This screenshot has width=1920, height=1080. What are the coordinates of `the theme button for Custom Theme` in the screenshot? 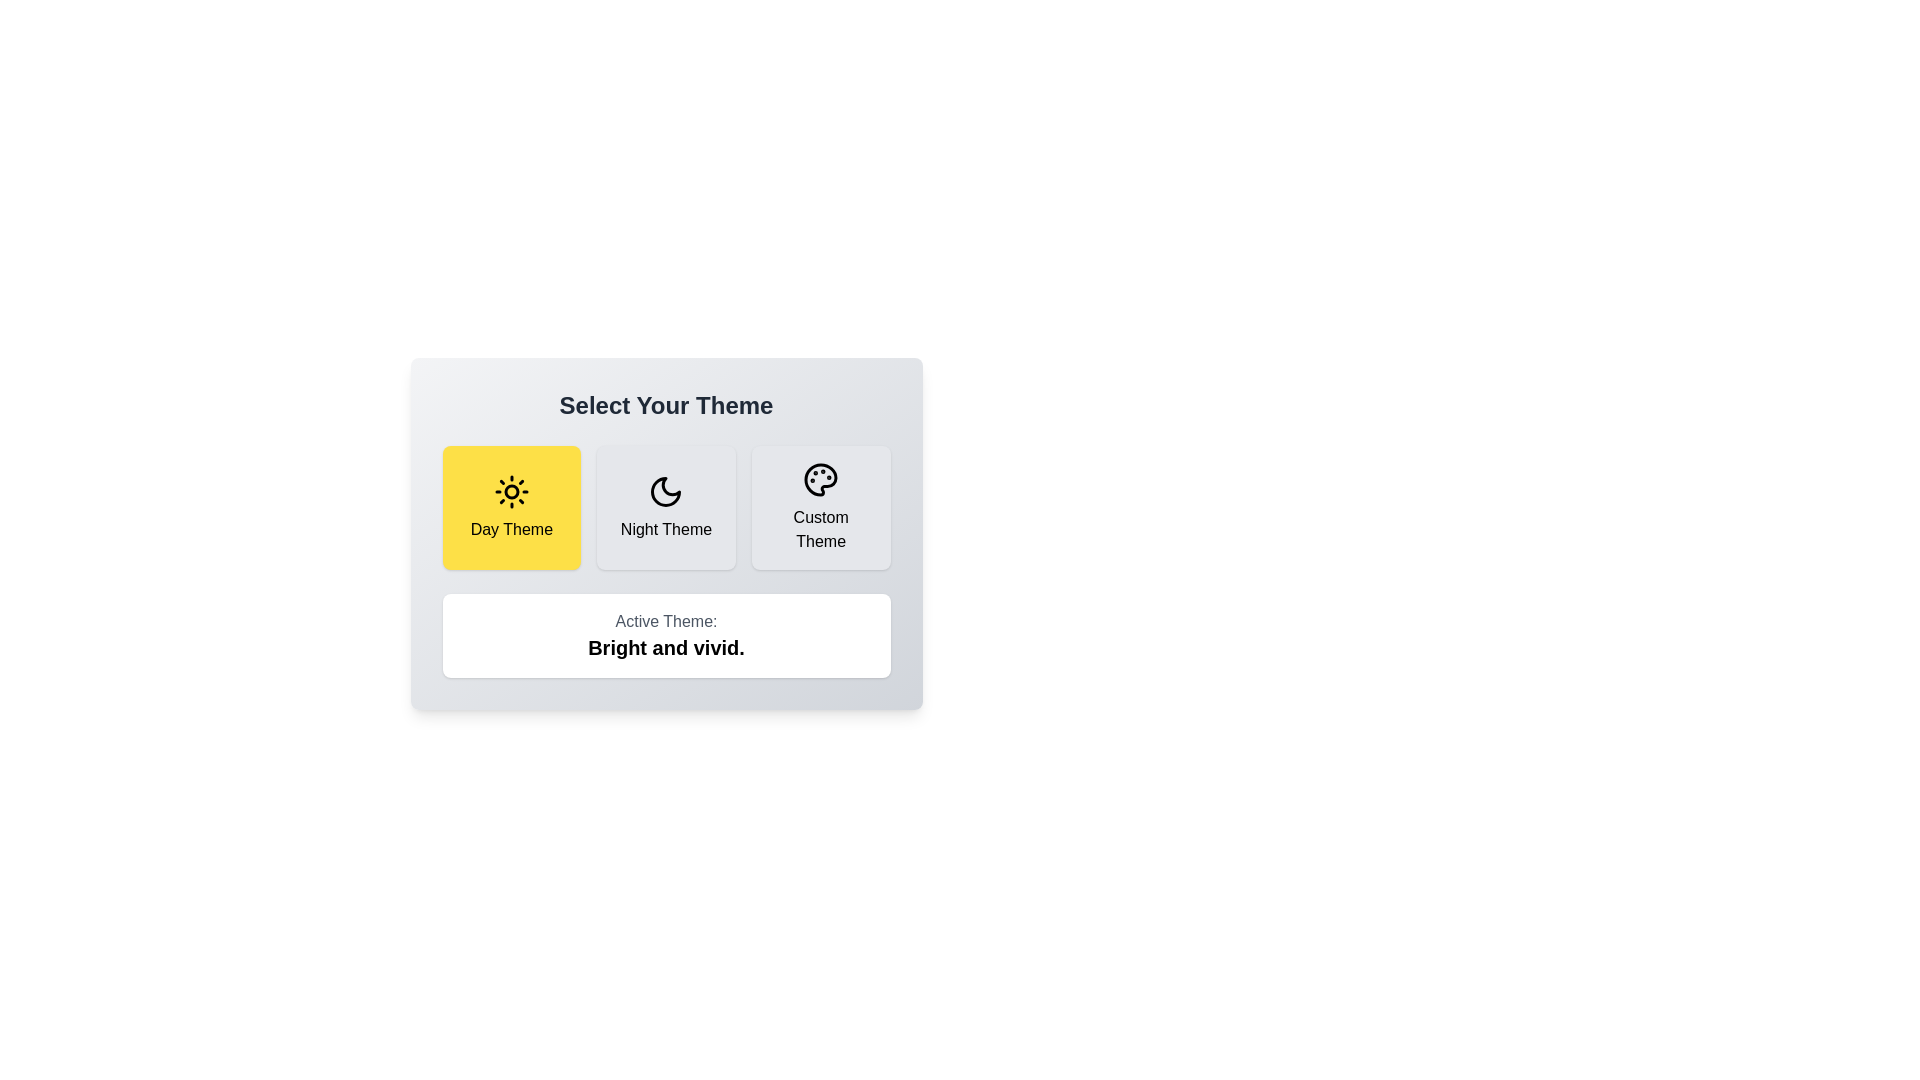 It's located at (821, 507).